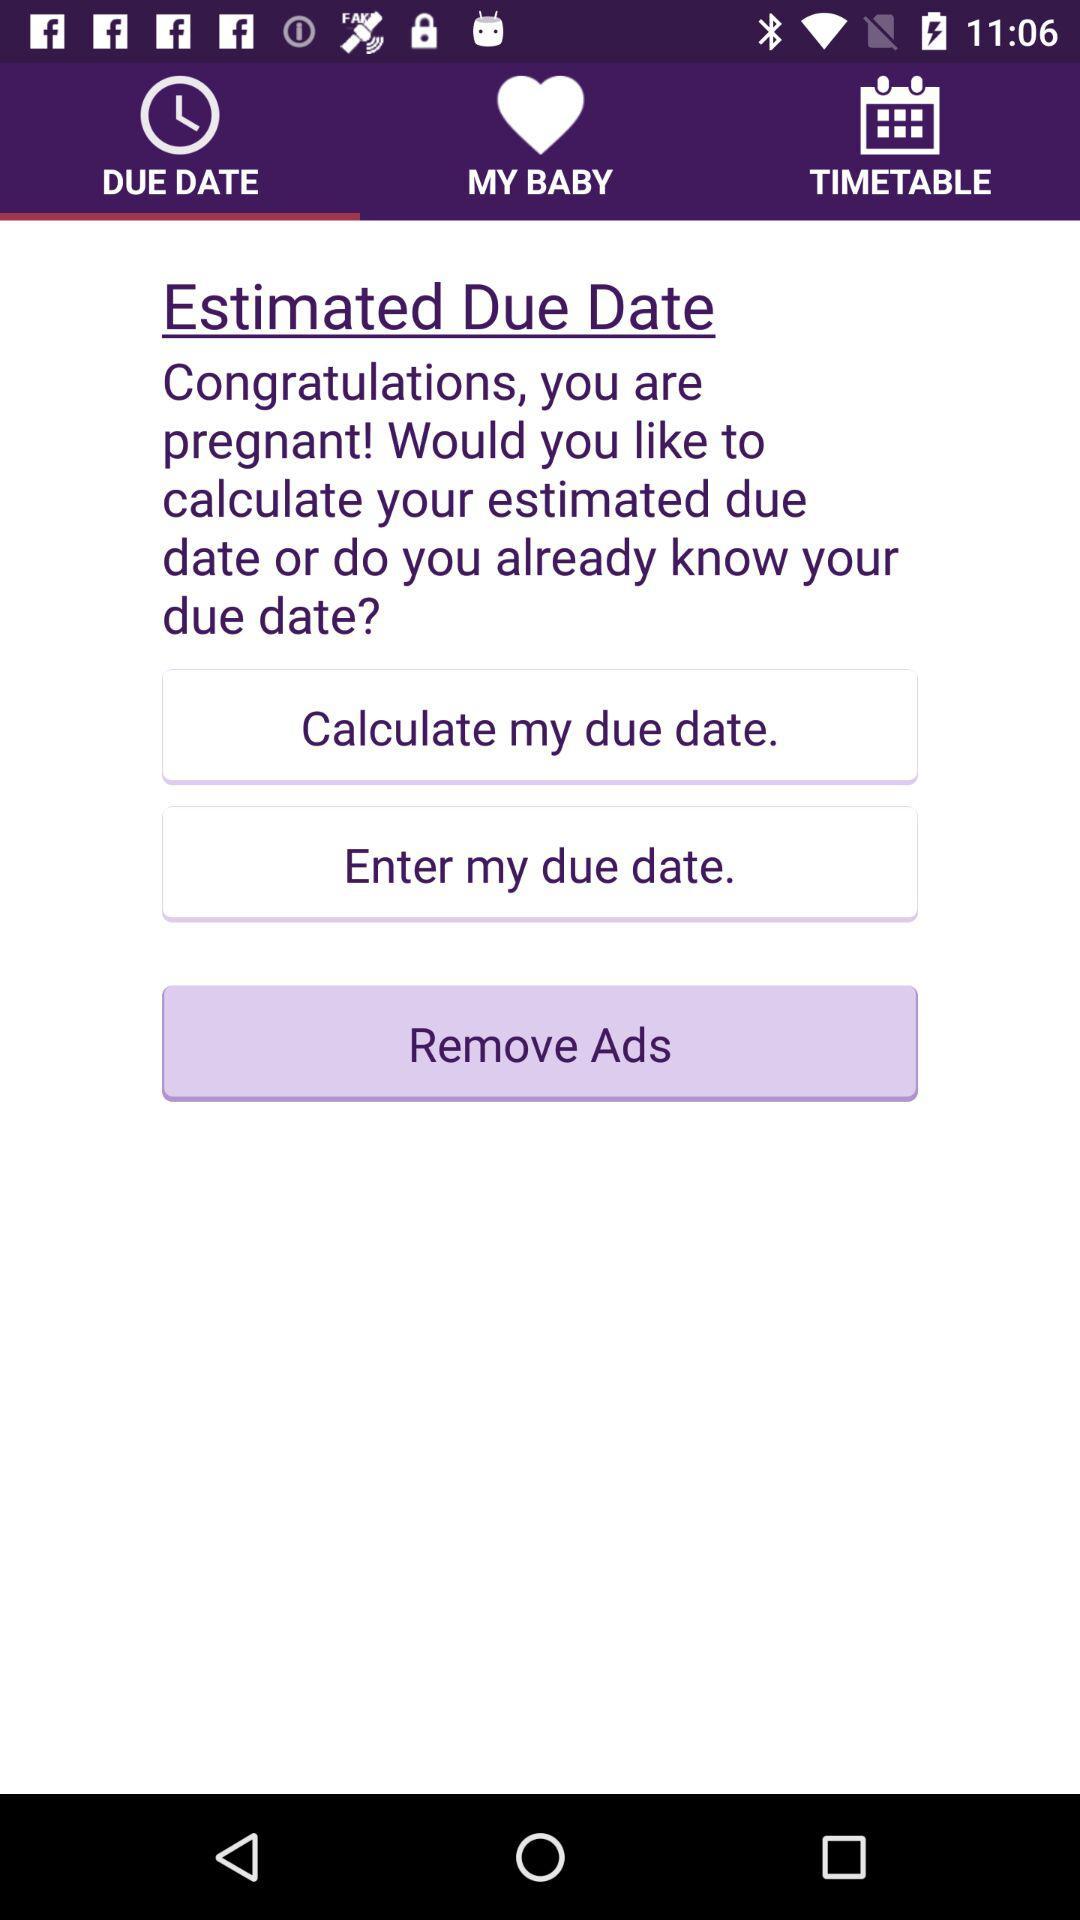 This screenshot has height=1920, width=1080. I want to click on the item below enter my due, so click(540, 1042).